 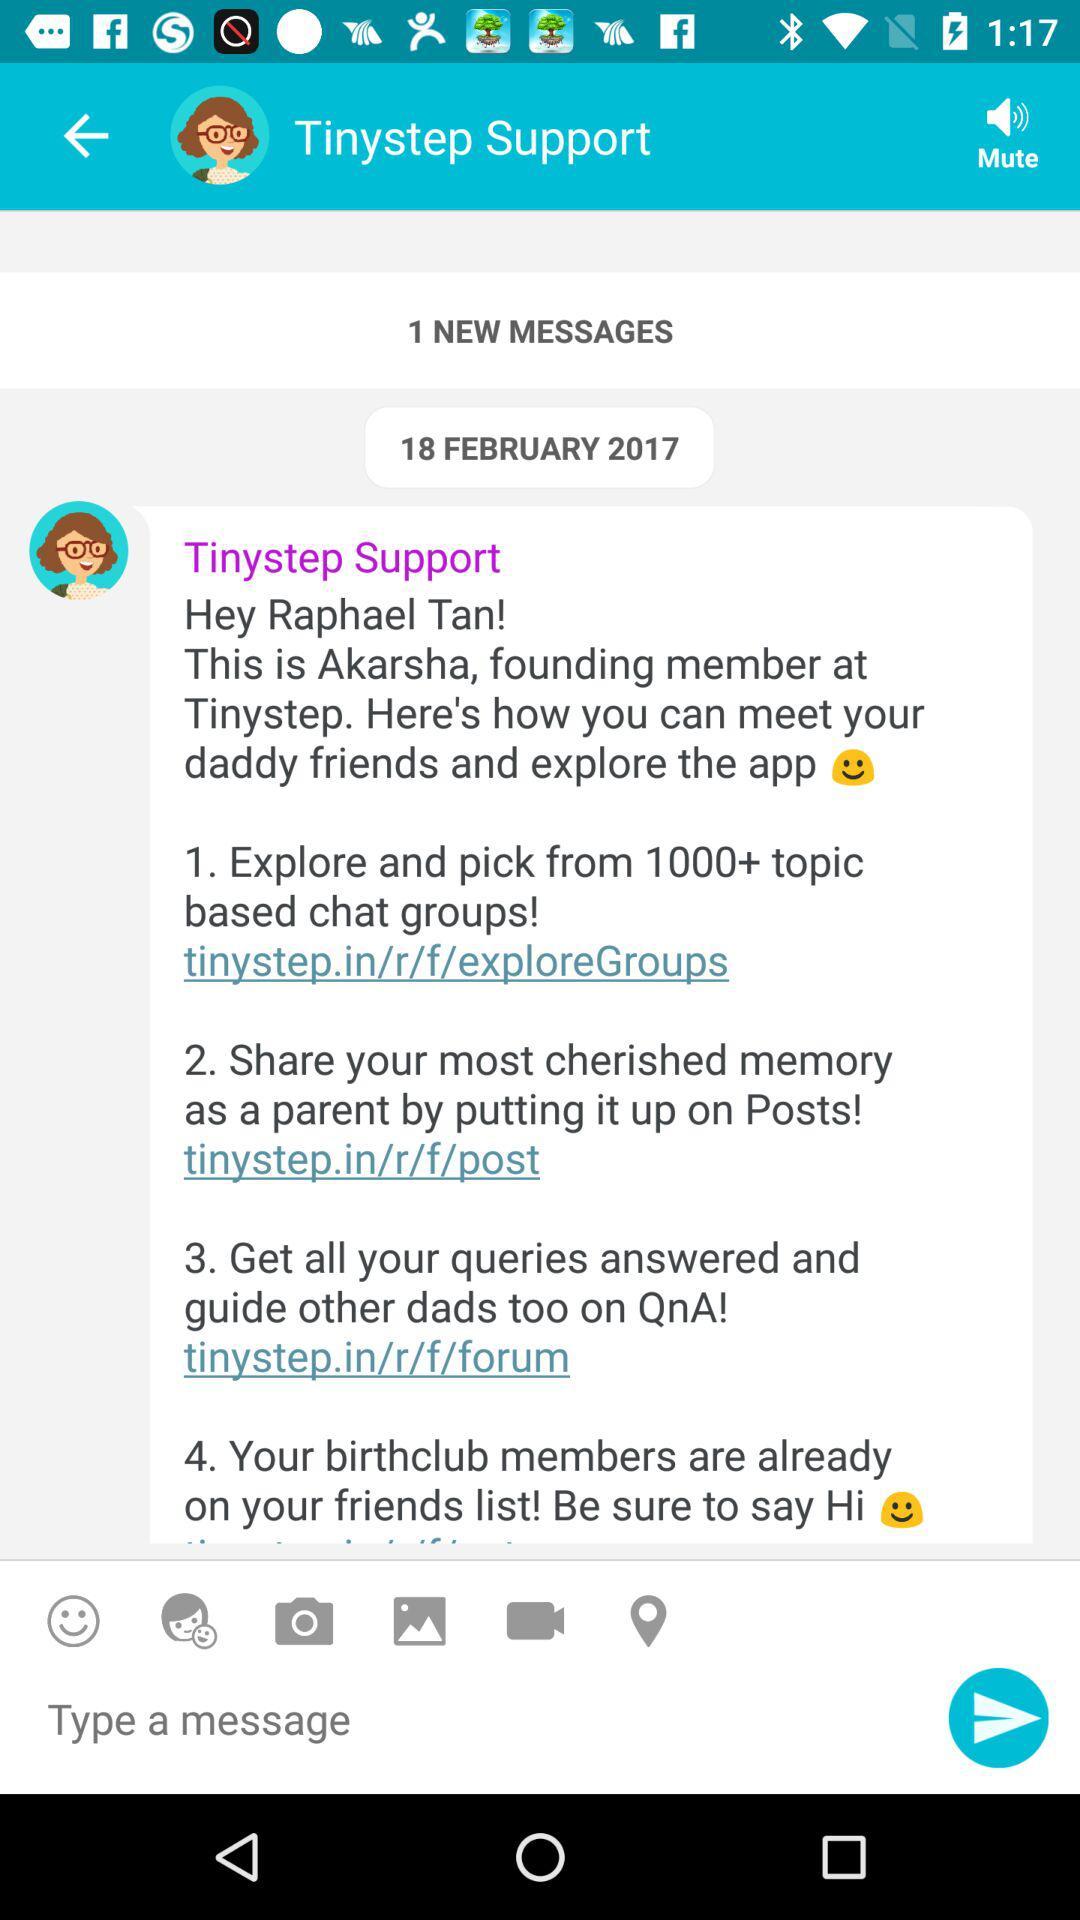 I want to click on record, so click(x=534, y=1621).